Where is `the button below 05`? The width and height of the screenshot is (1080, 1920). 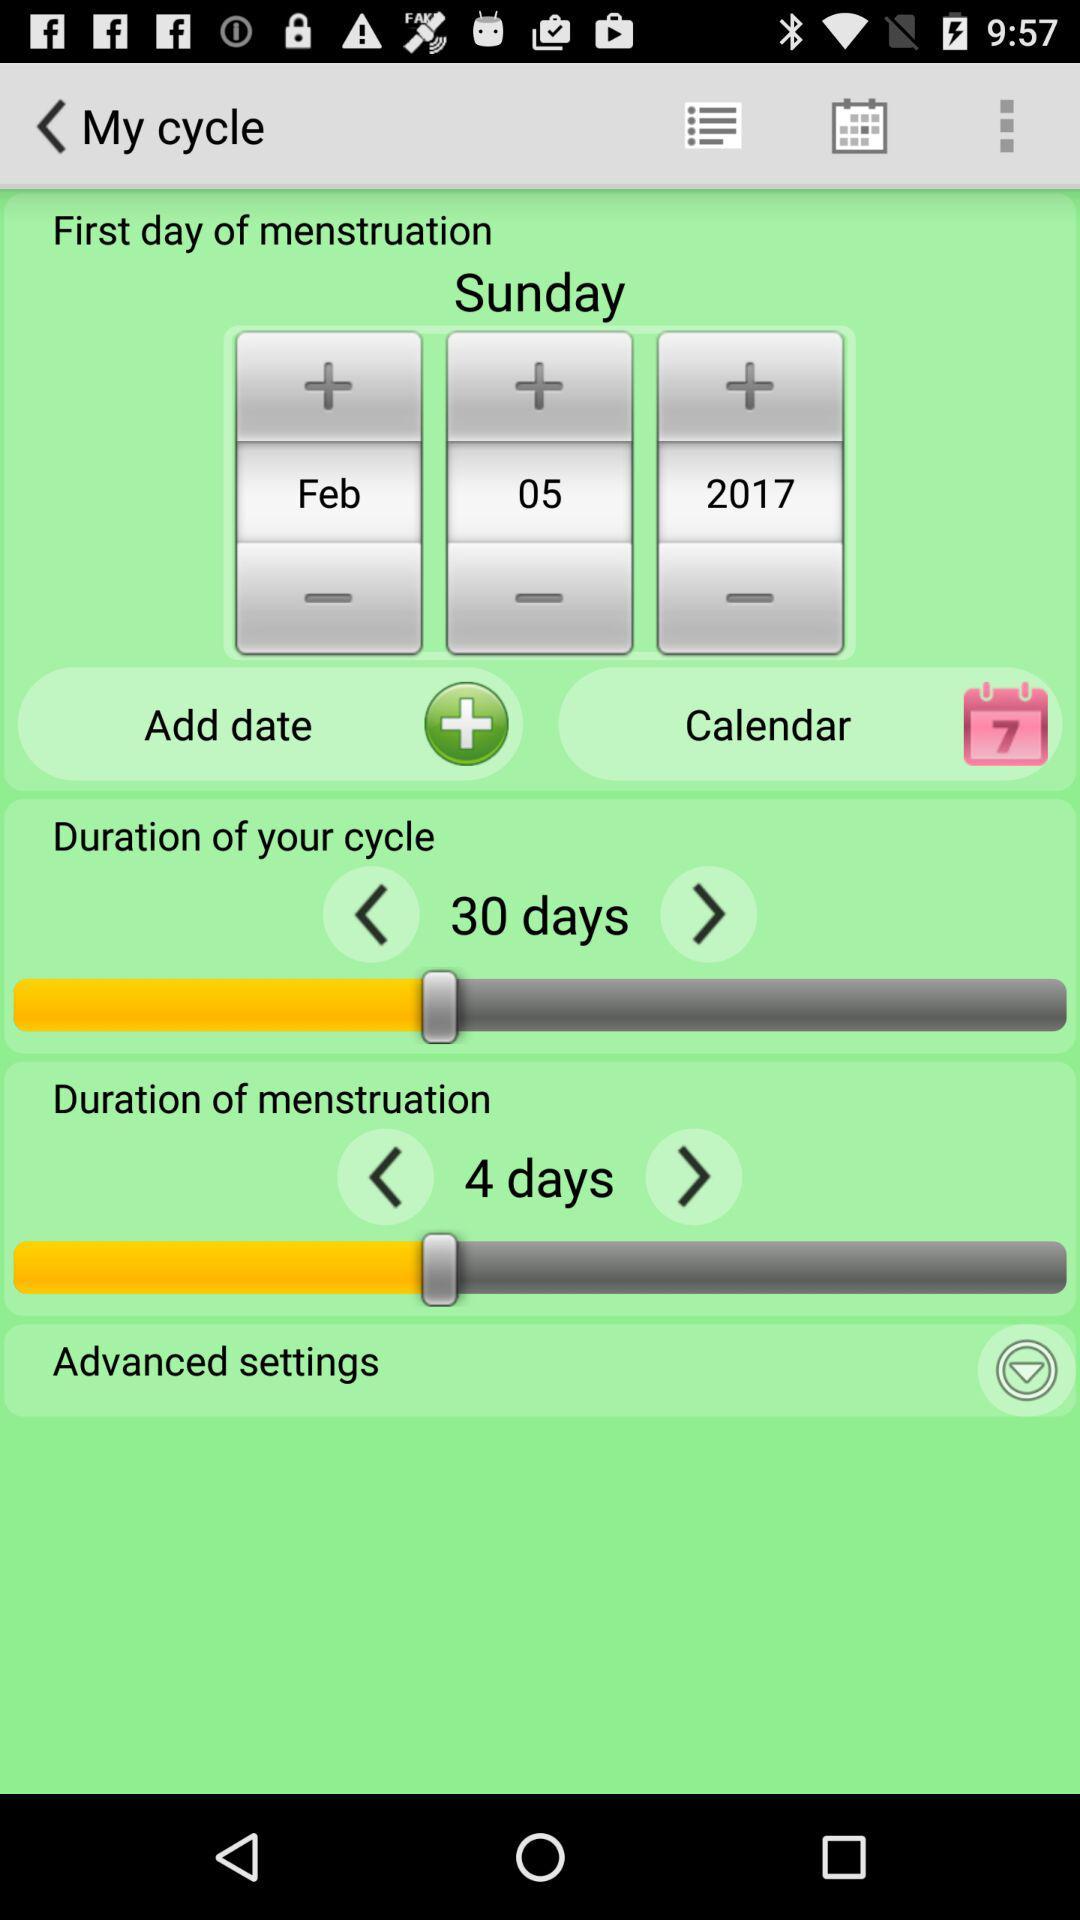
the button below 05 is located at coordinates (538, 601).